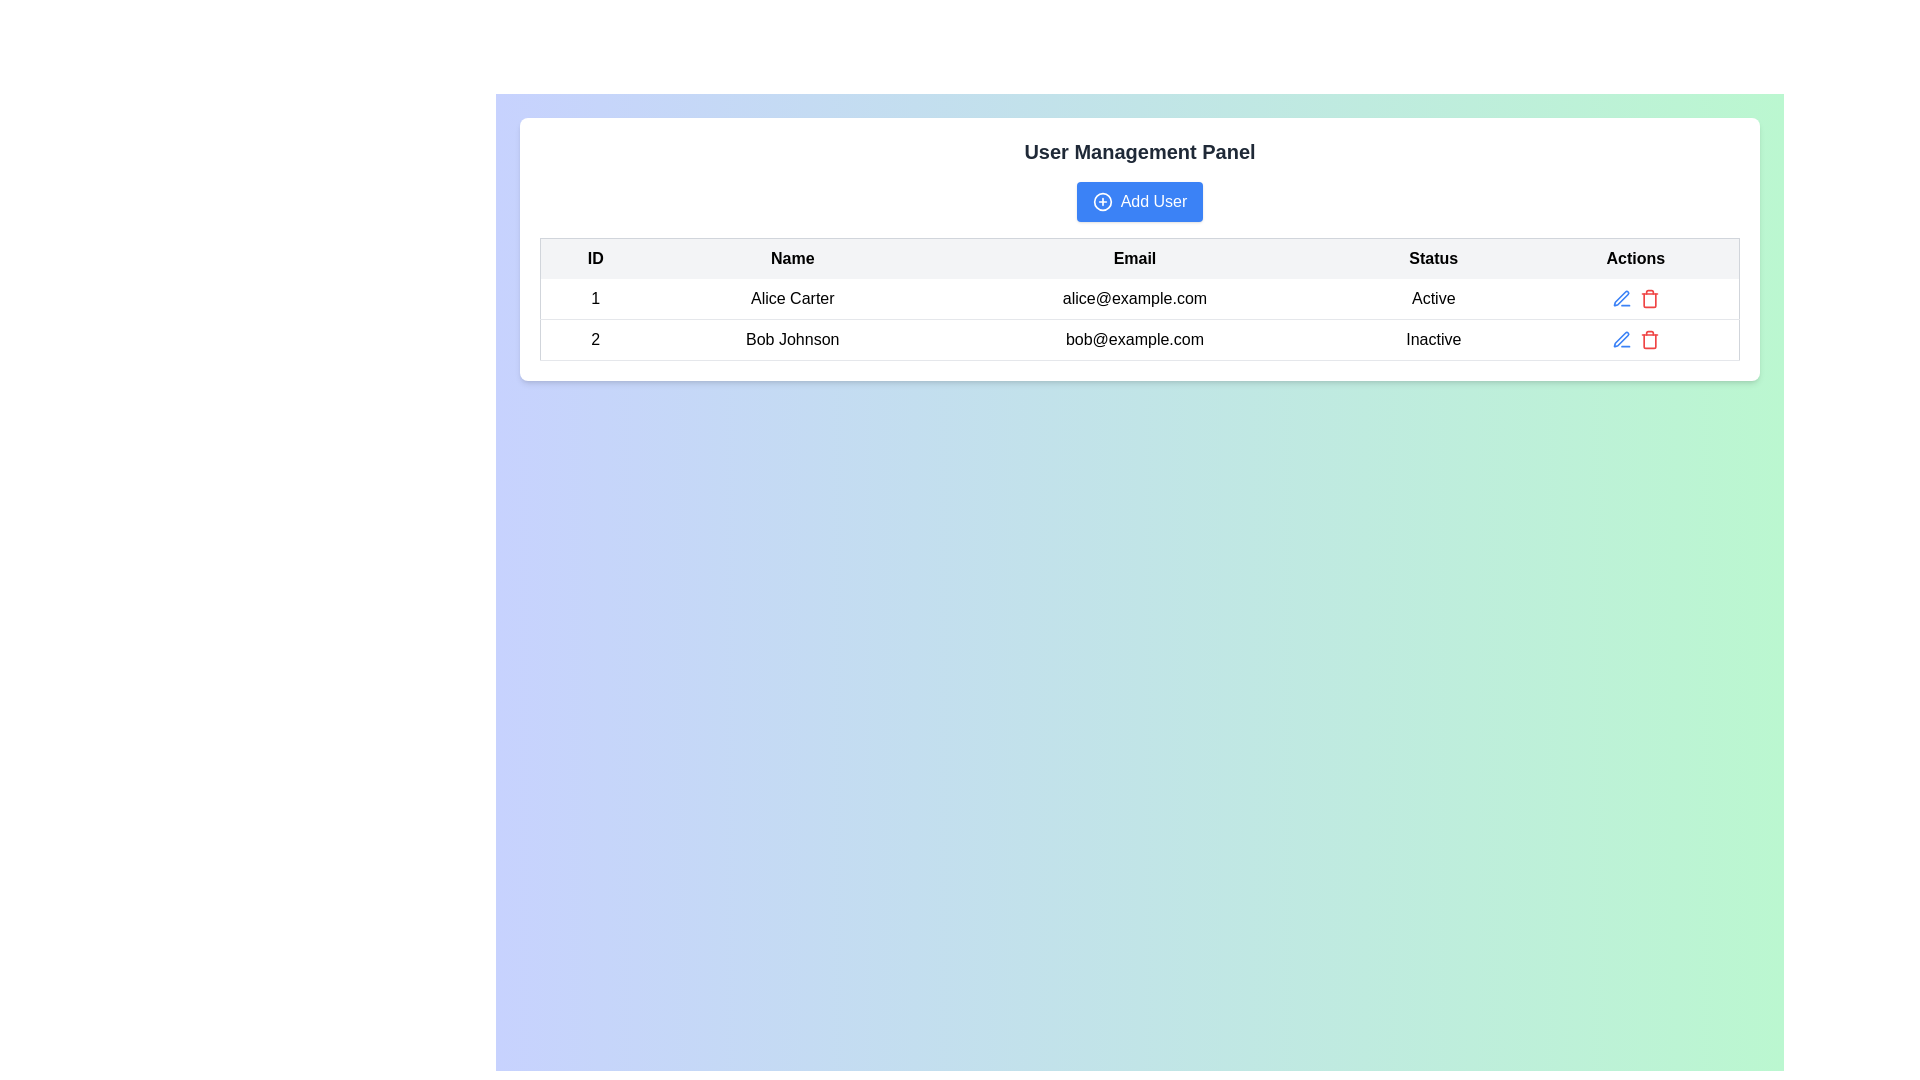 The width and height of the screenshot is (1920, 1080). I want to click on the text label displaying the email address of user 'Bob Johnson' located in the second row of the table under the 'Email' column, so click(1134, 338).